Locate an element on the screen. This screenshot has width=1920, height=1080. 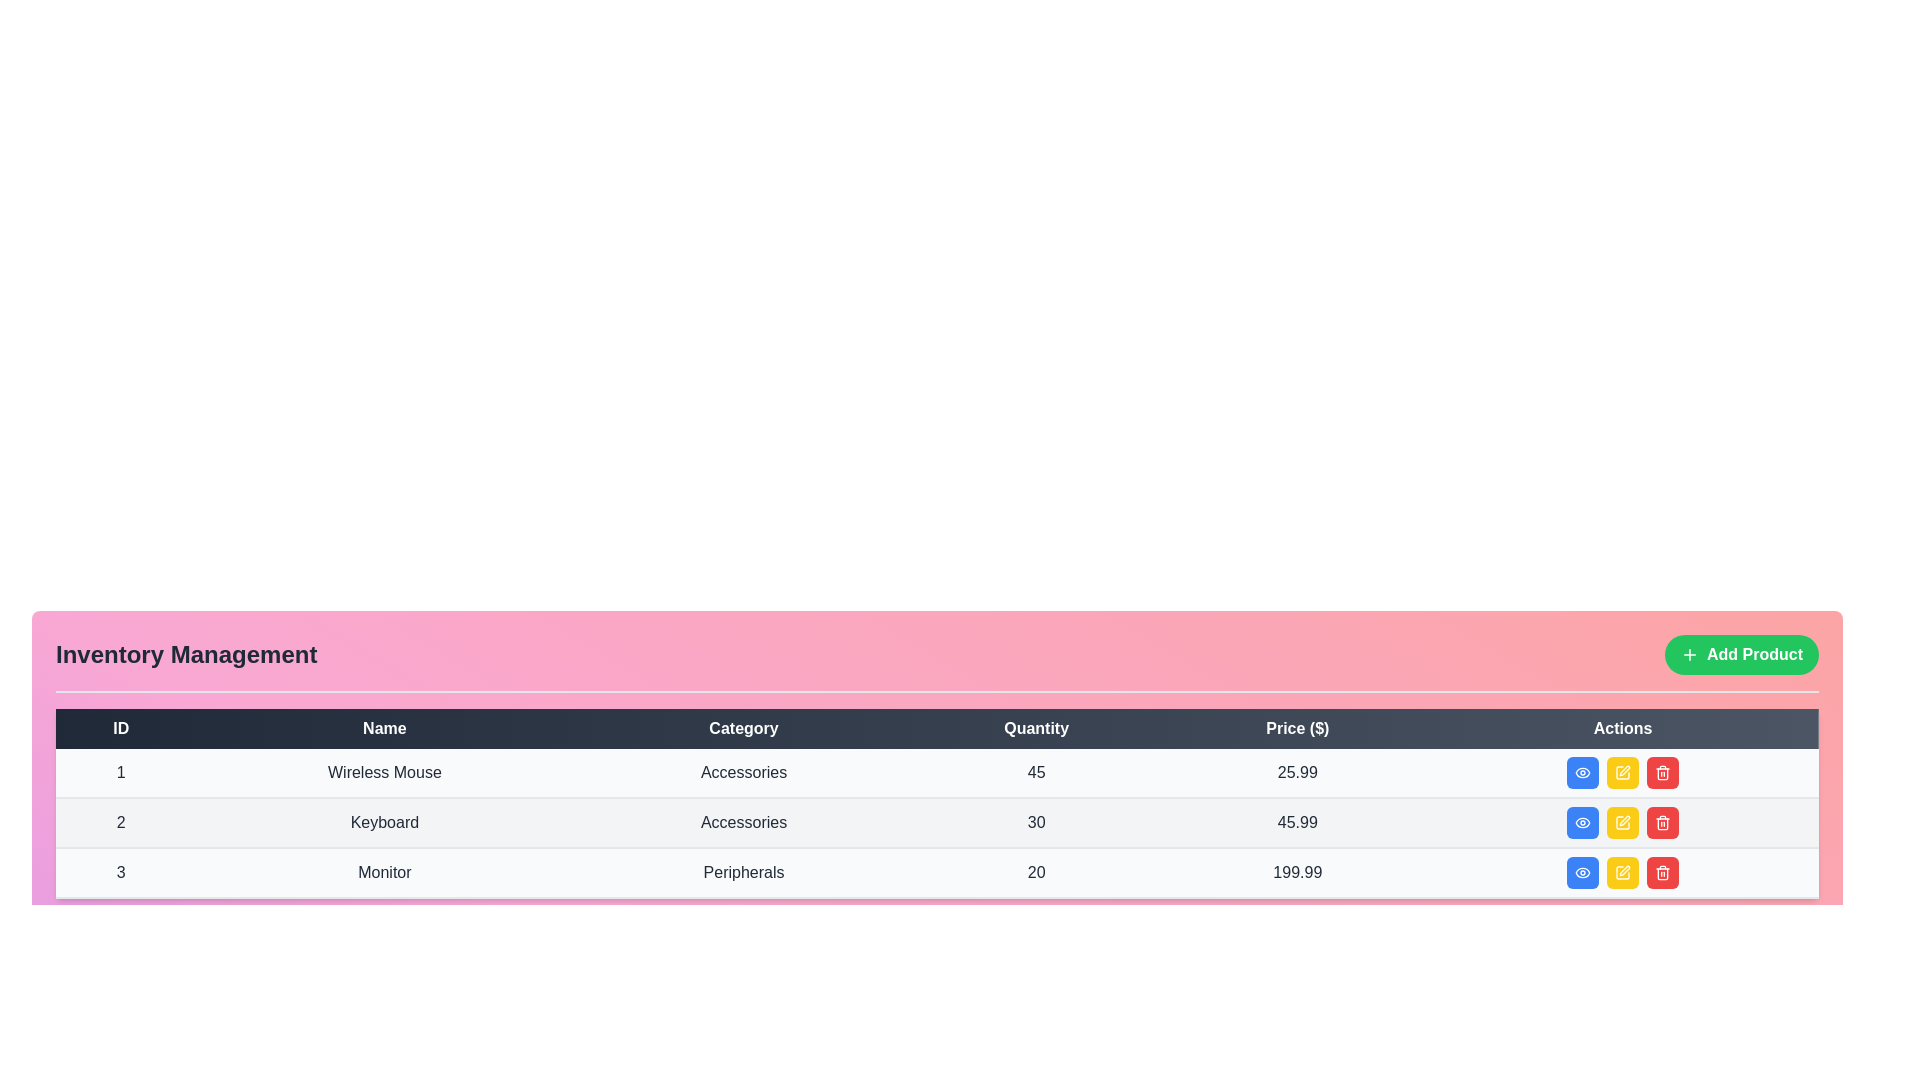
the edit icon represented by a pencil overlapping a square, located in the 'Actions' column of the table in the third row for the 'Monitor' entry is located at coordinates (1625, 821).